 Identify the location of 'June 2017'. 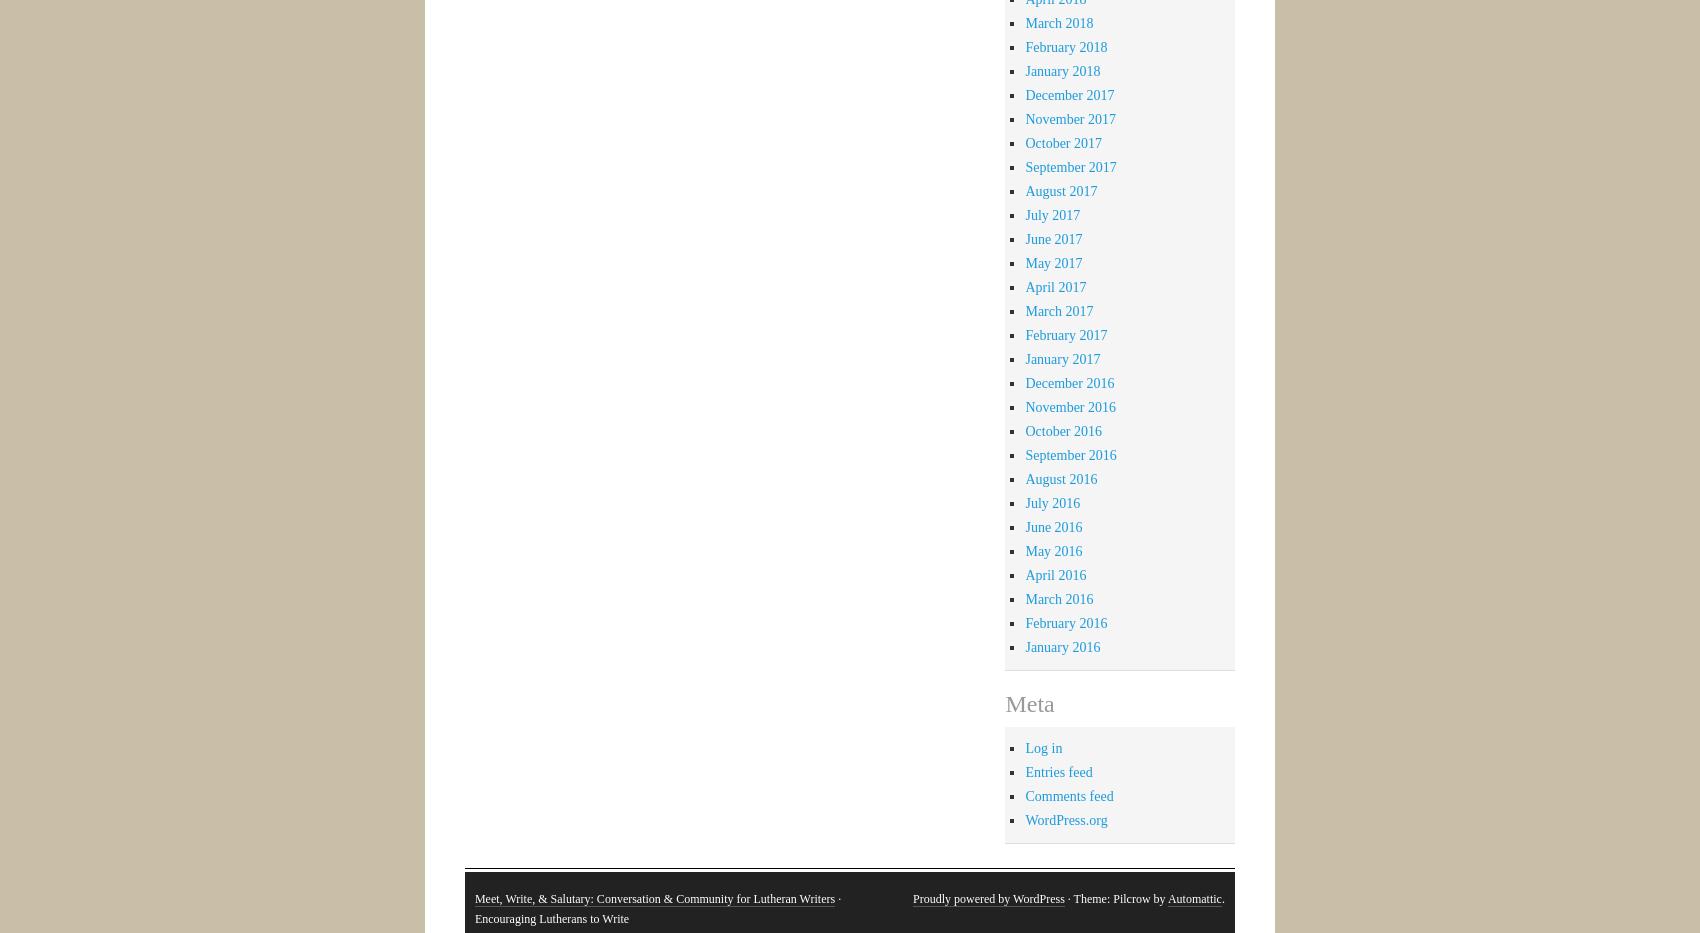
(1052, 237).